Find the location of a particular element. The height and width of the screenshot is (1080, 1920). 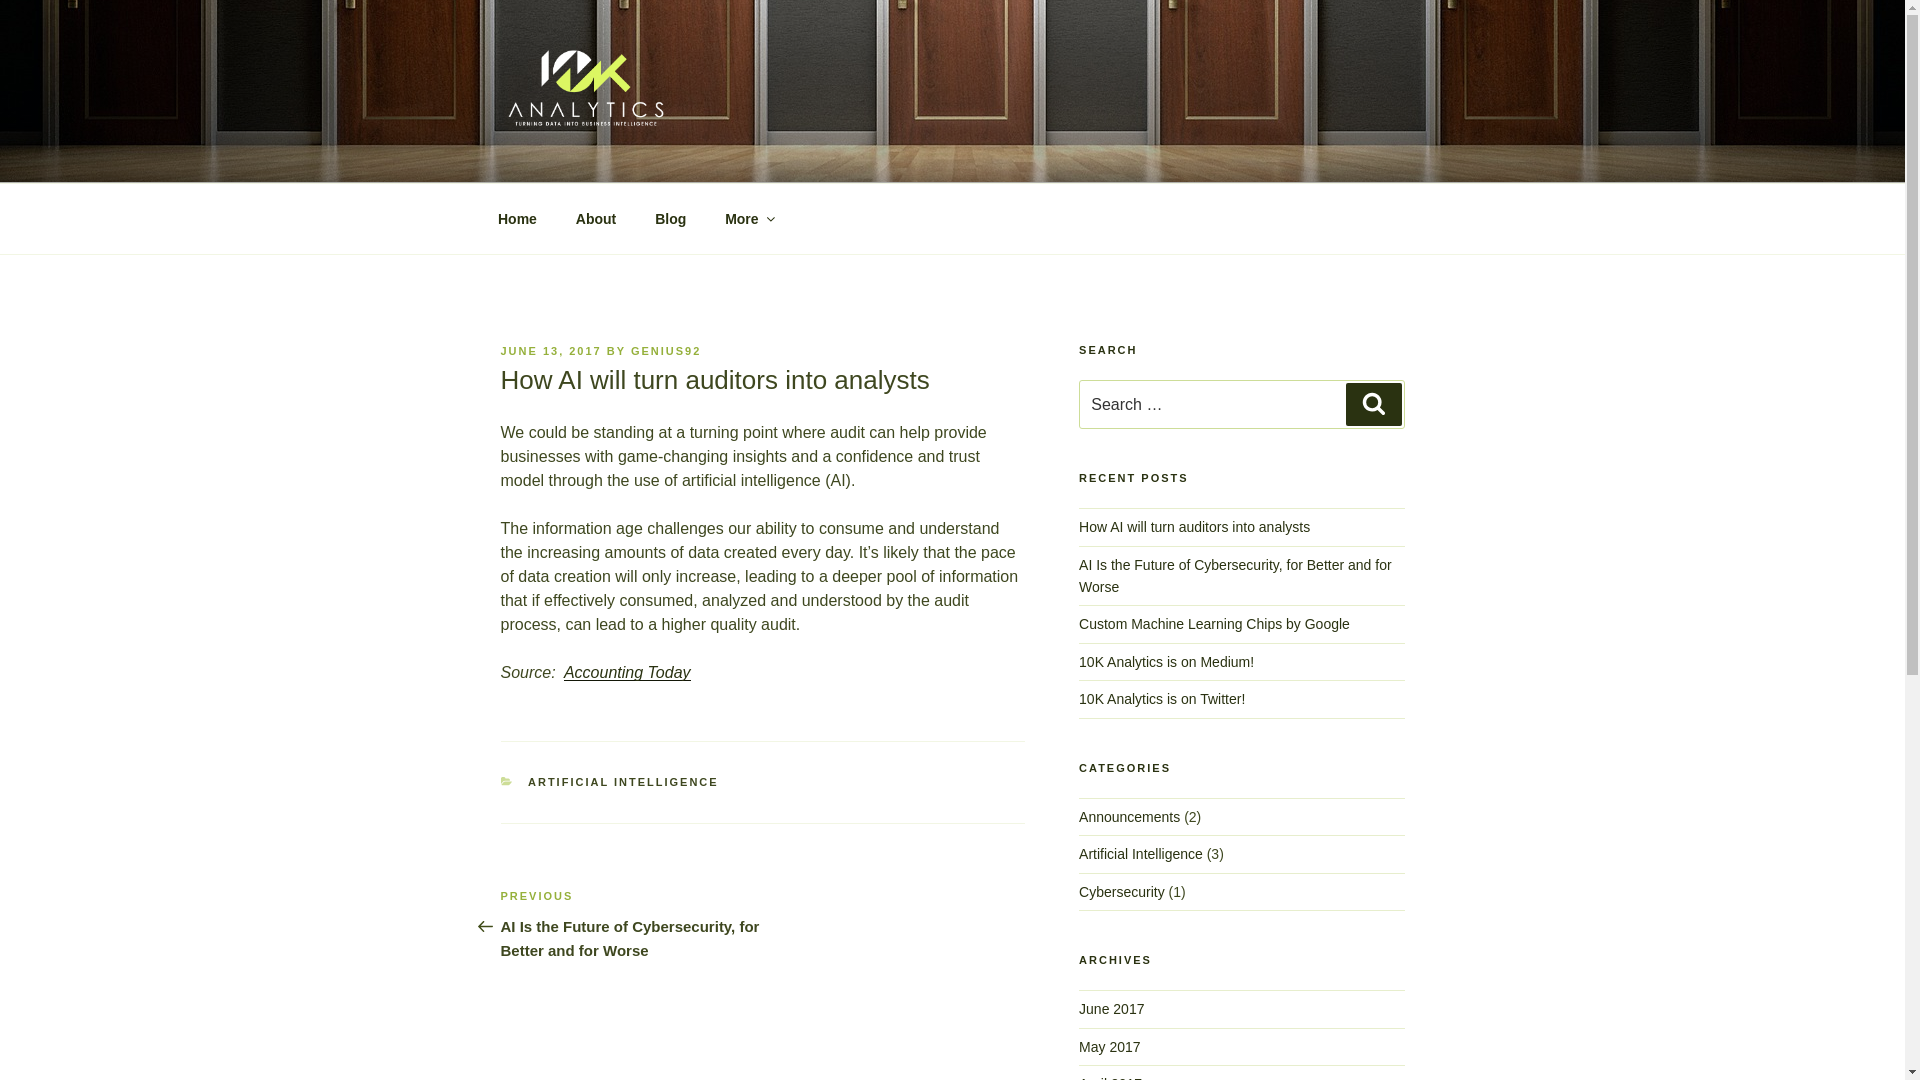

'How AI will turn auditors into analysts' is located at coordinates (1194, 526).